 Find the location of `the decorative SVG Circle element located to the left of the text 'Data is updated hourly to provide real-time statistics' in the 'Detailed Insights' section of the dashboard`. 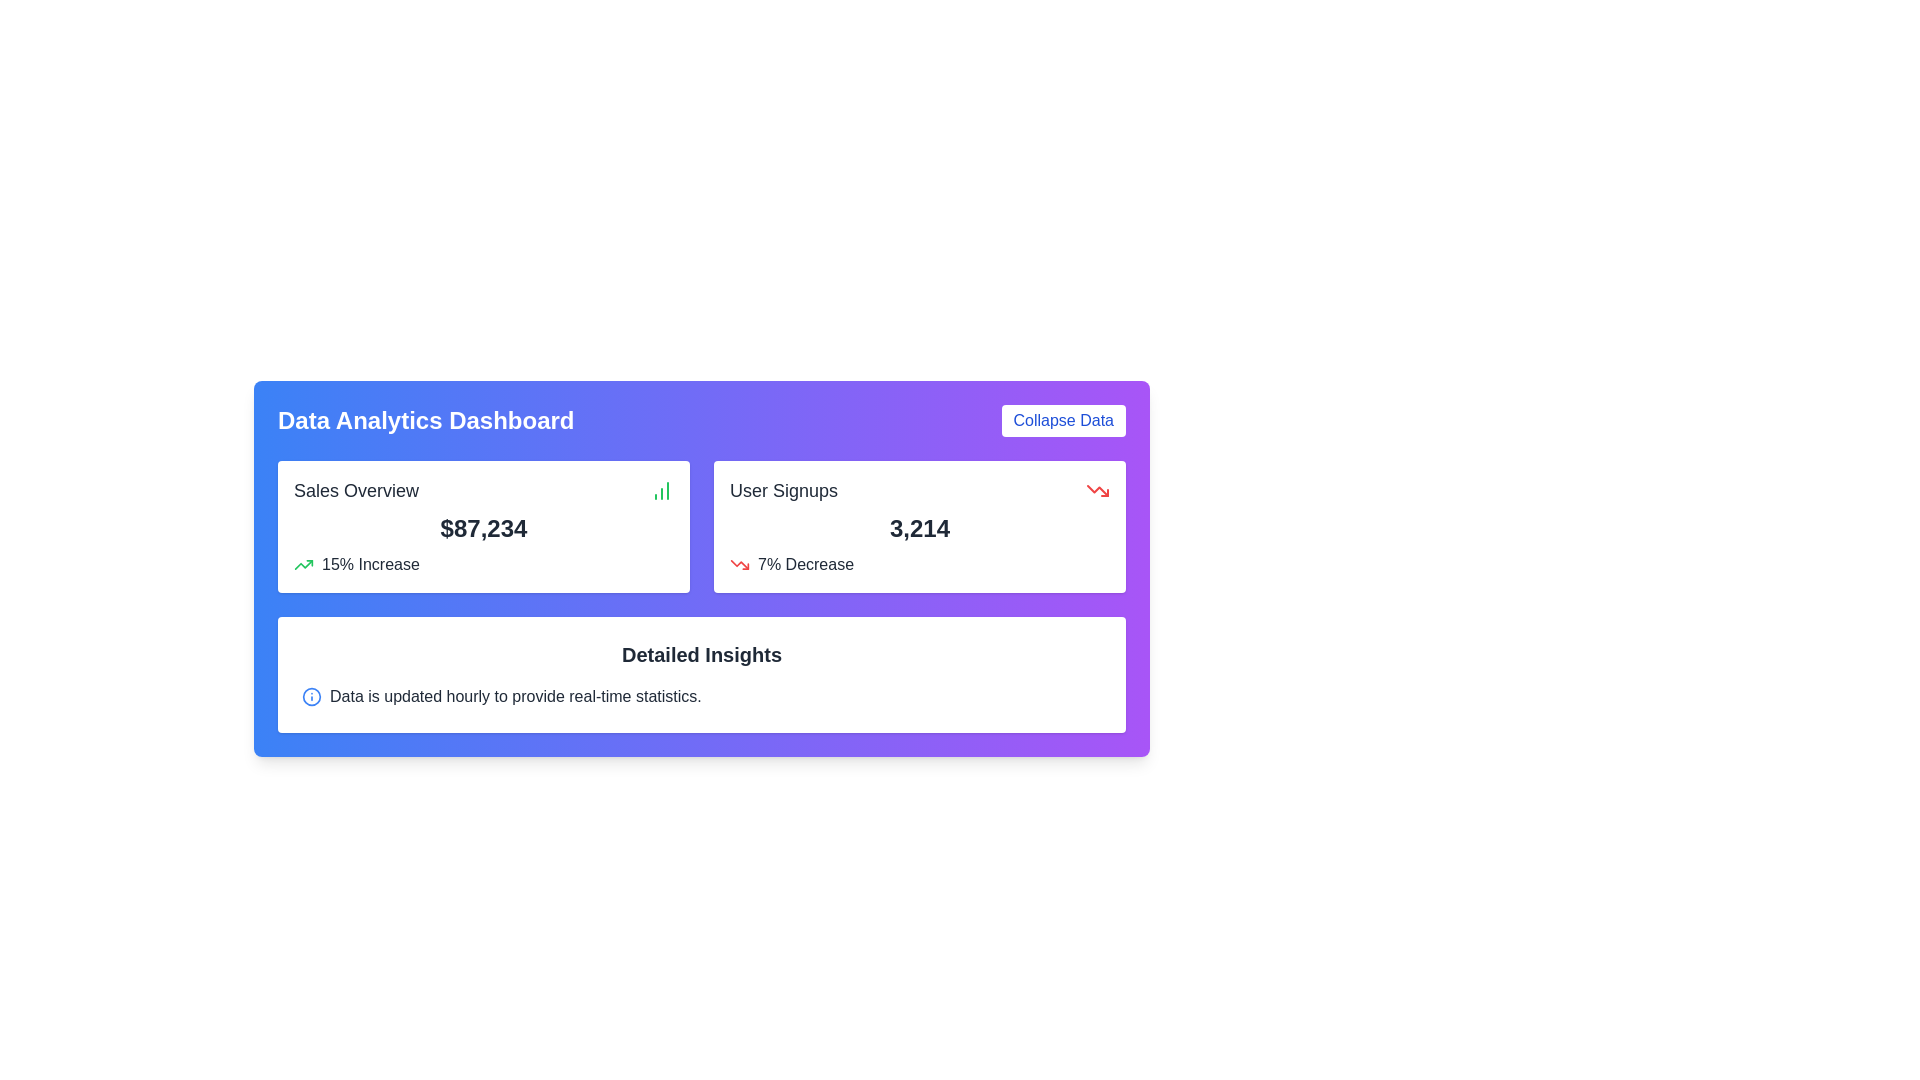

the decorative SVG Circle element located to the left of the text 'Data is updated hourly to provide real-time statistics' in the 'Detailed Insights' section of the dashboard is located at coordinates (311, 696).